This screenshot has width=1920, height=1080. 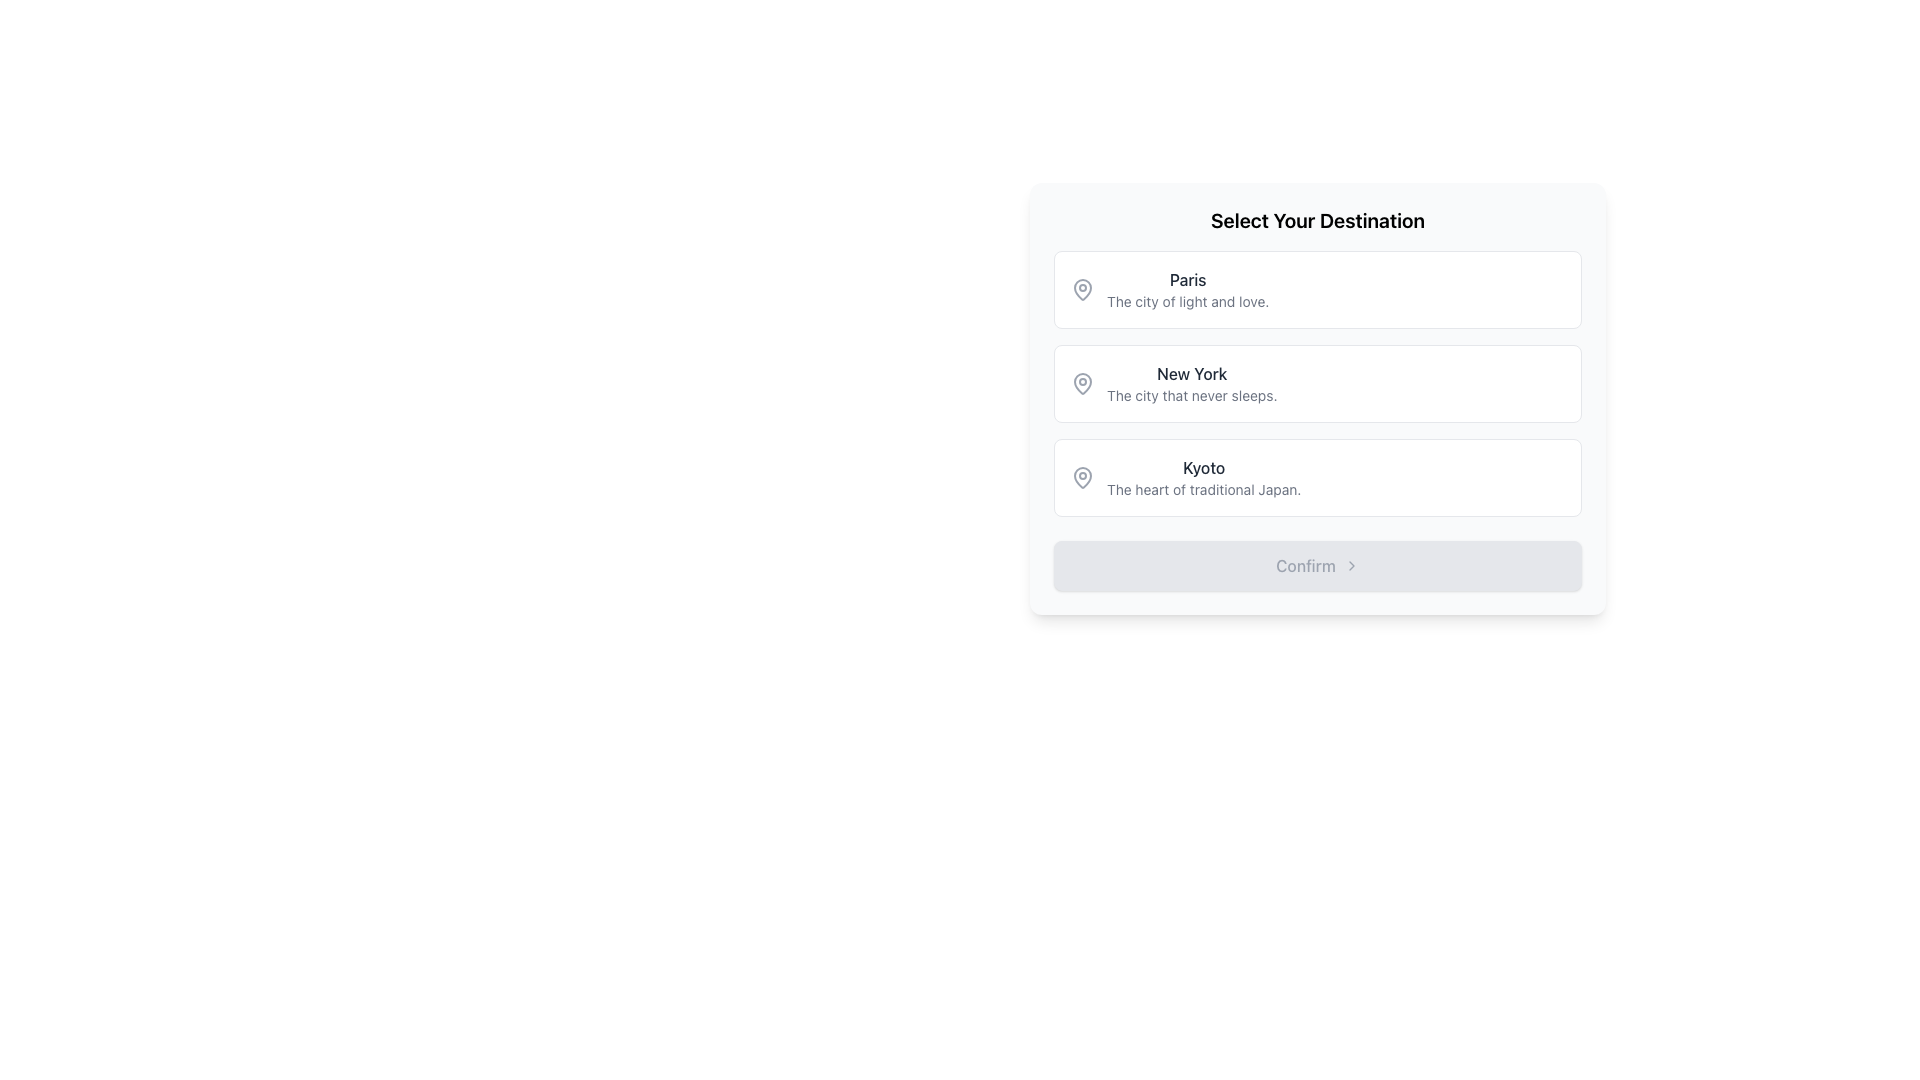 What do you see at coordinates (1188, 289) in the screenshot?
I see `text displayed for the option labeled 'Paris' with the tagline 'The city of light and love.'` at bounding box center [1188, 289].